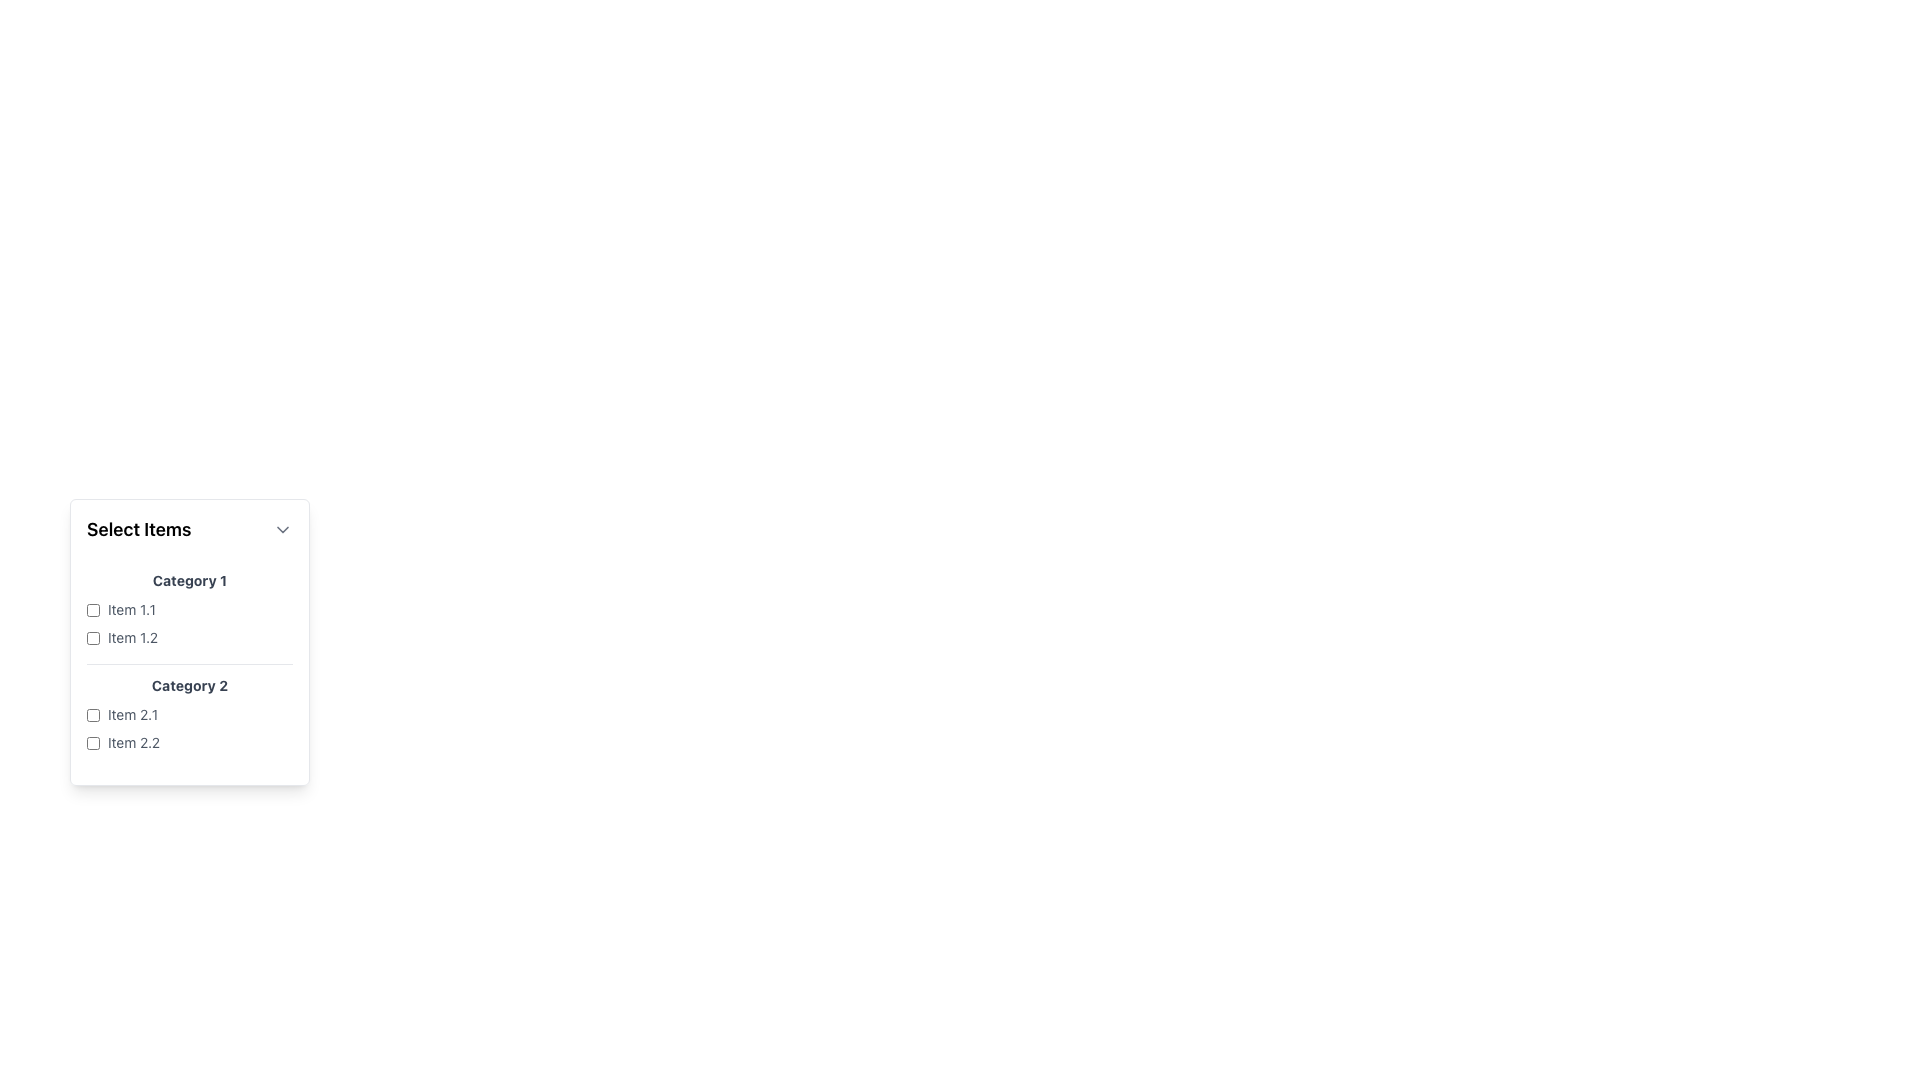 The image size is (1920, 1080). I want to click on text label for 'Item 2.1' located under 'Category 2', which is positioned beside the corresponding checkbox, so click(132, 713).